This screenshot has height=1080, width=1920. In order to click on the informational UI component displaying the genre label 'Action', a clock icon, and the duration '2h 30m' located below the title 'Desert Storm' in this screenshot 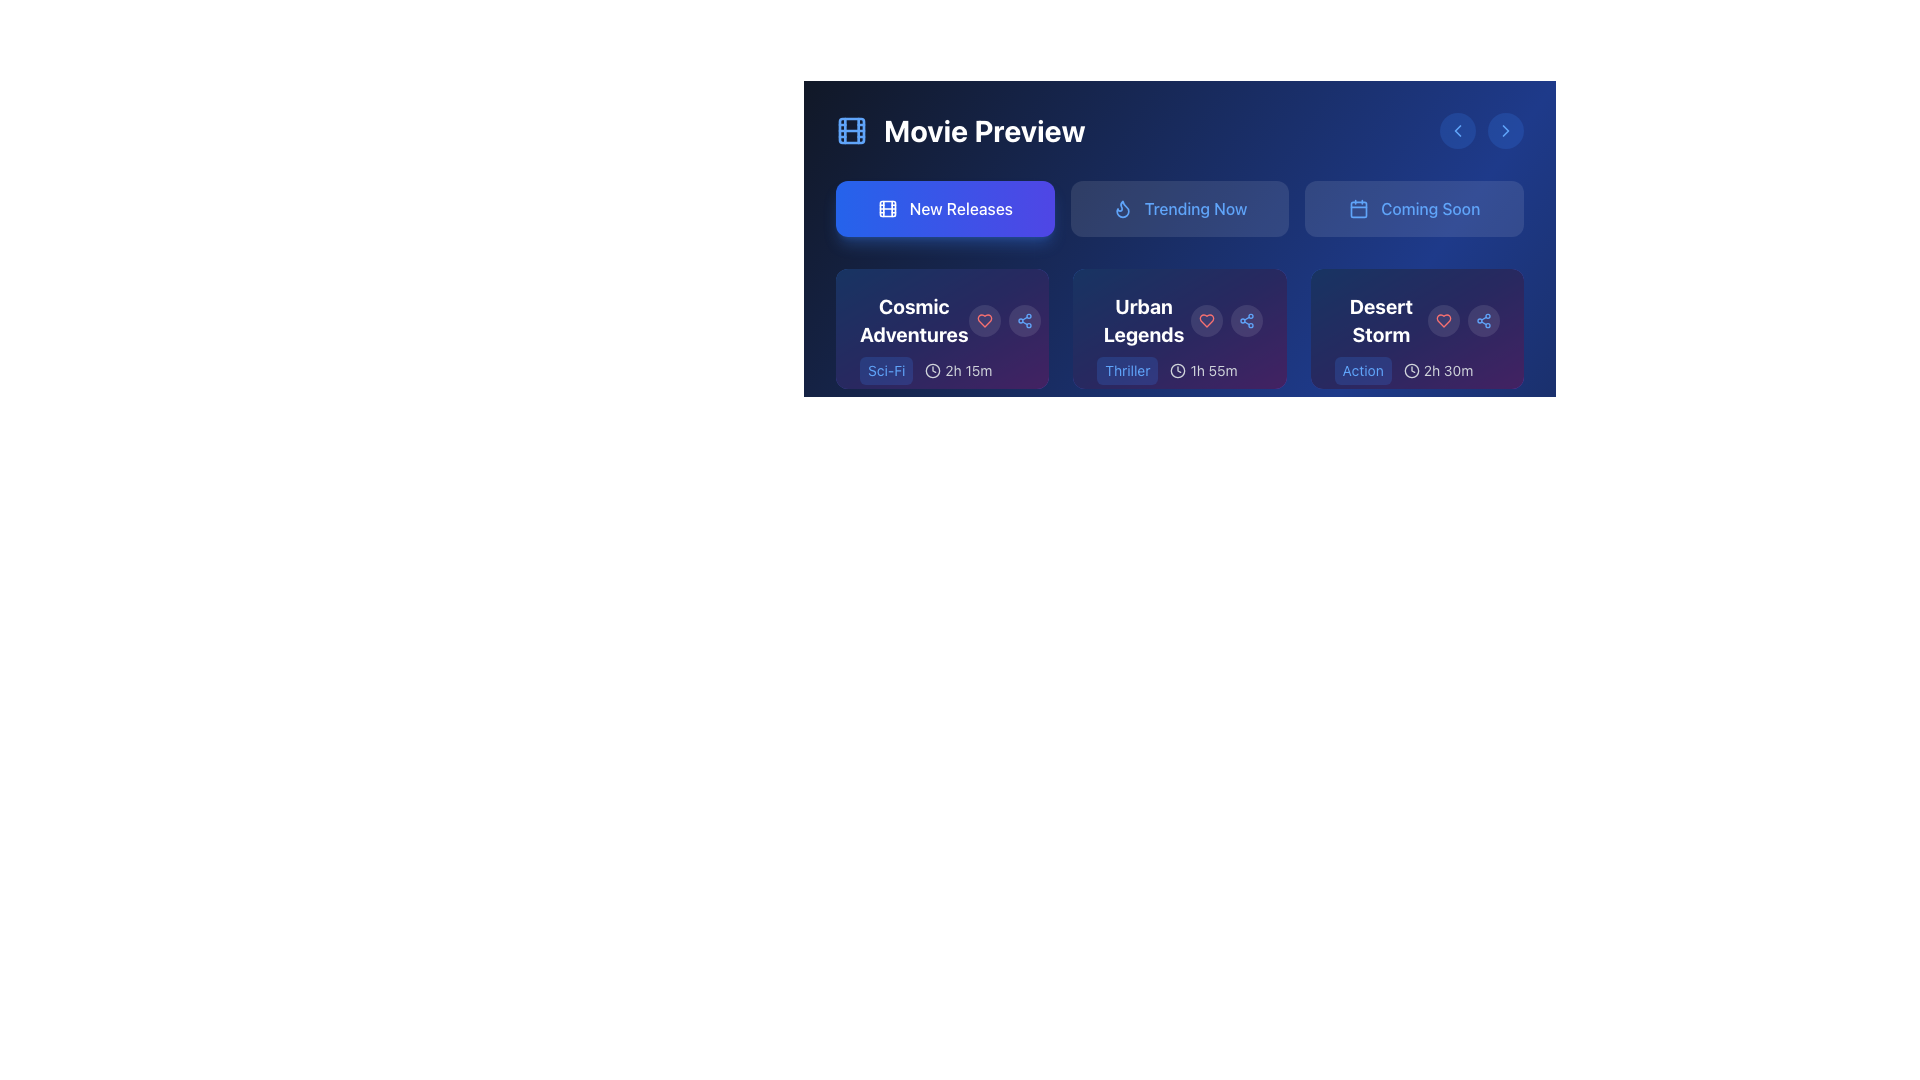, I will do `click(1416, 386)`.